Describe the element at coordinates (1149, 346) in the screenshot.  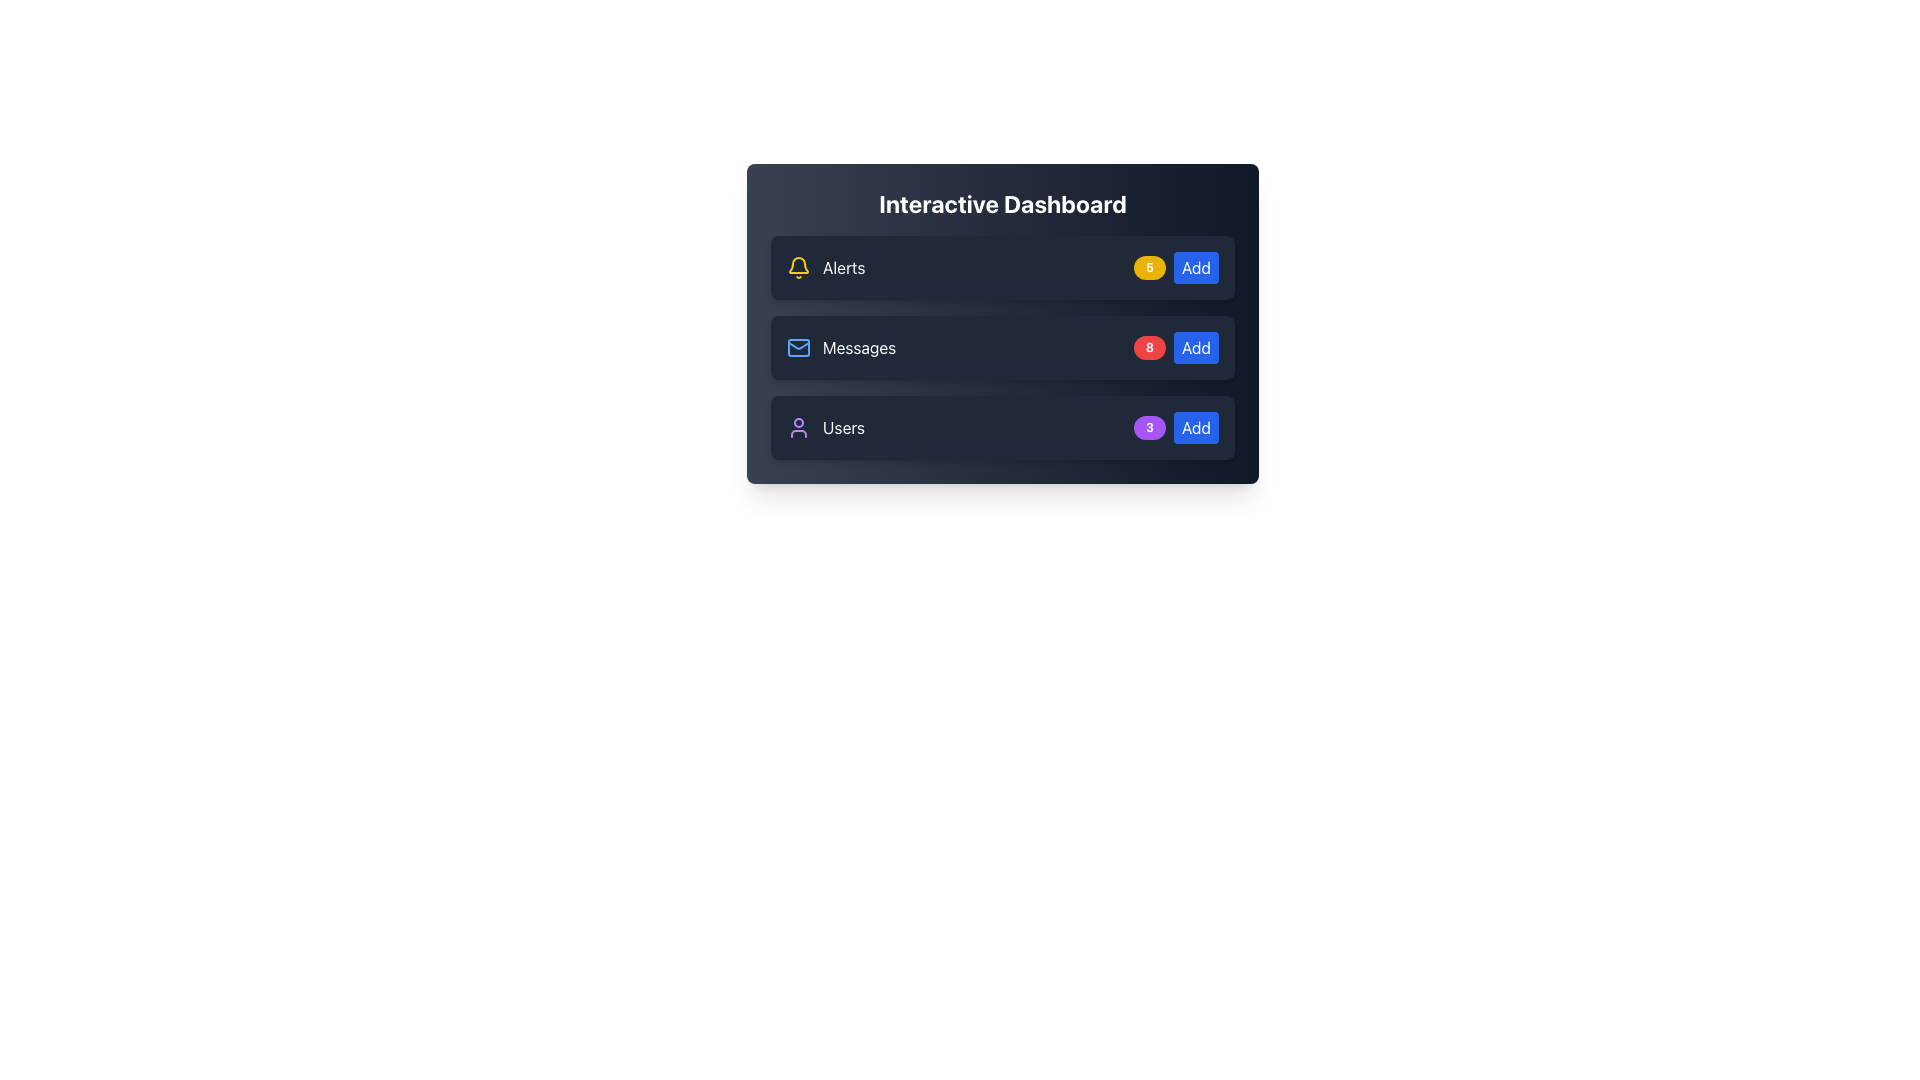
I see `the red badge displaying the number '8' in the 'Messages' row for status updates` at that location.